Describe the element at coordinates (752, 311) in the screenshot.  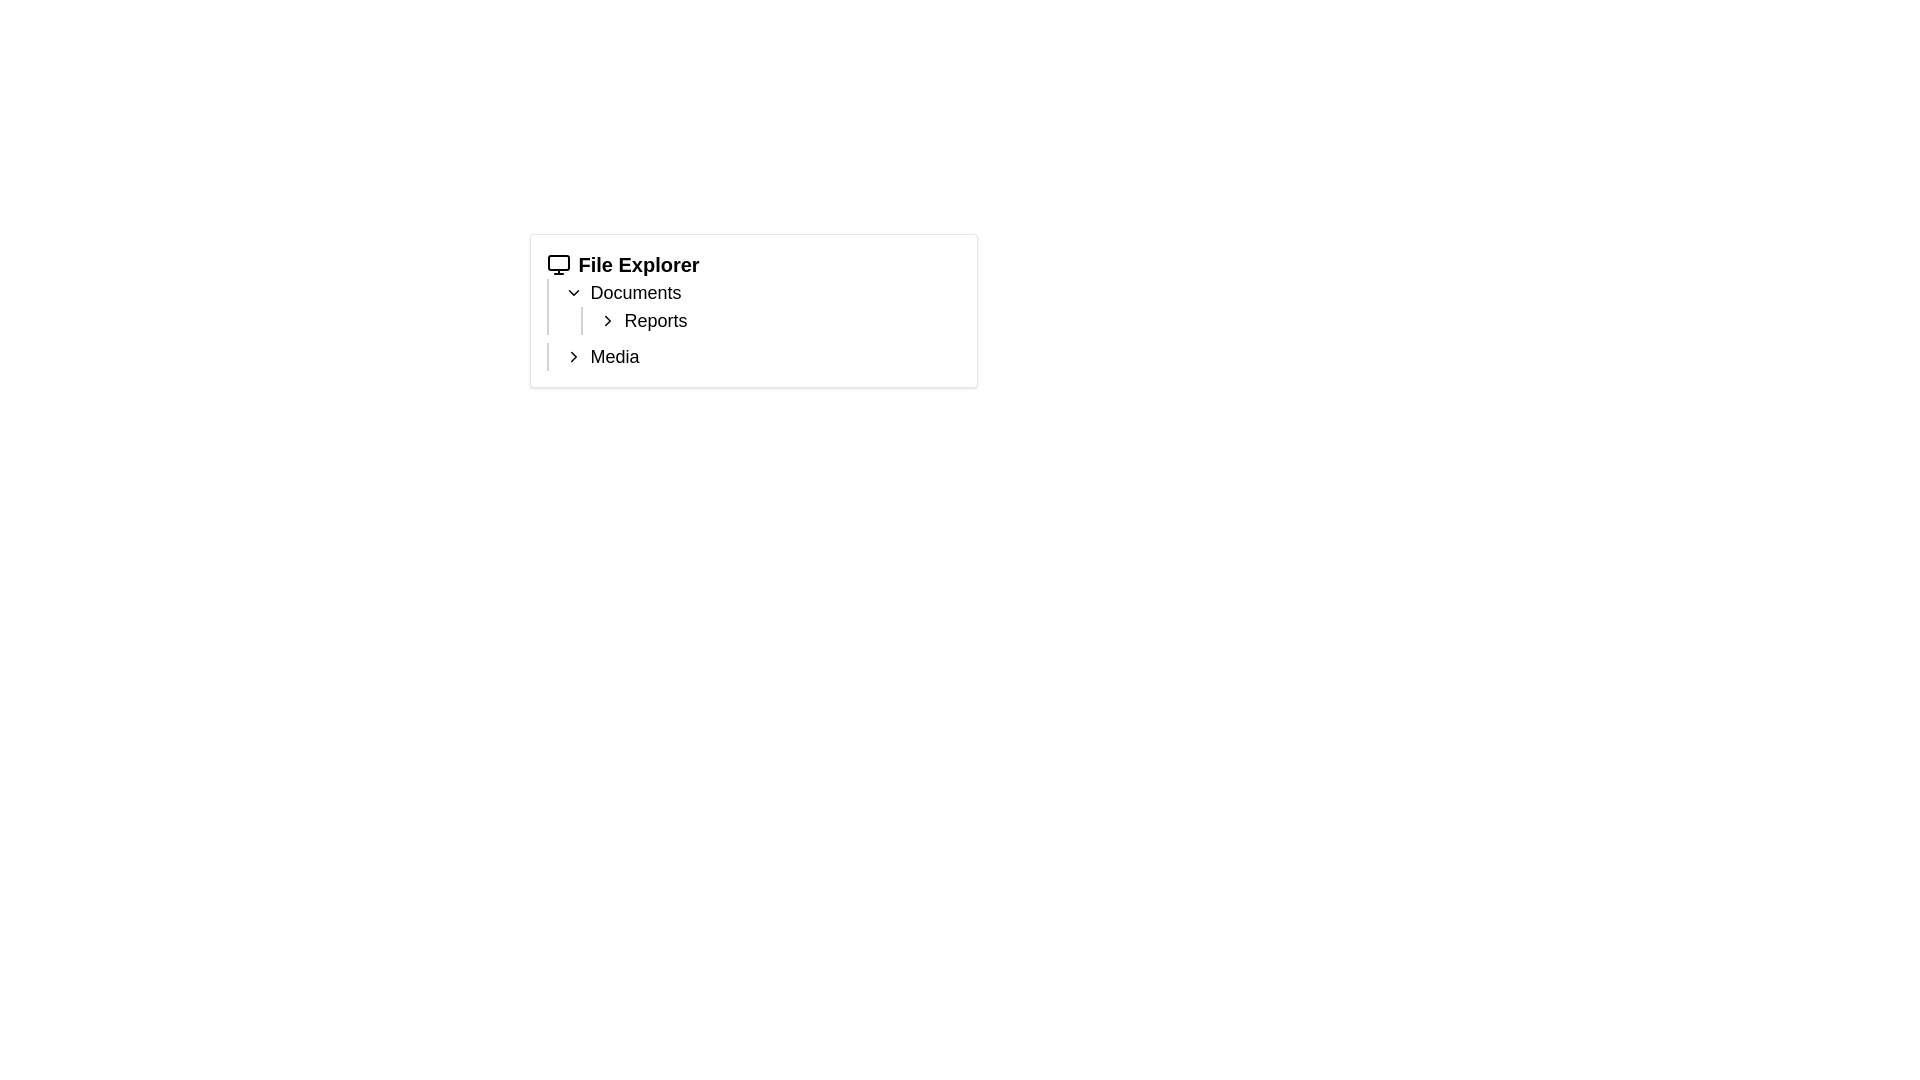
I see `the 'Reports' entry in the File Explorer navigation pane` at that location.